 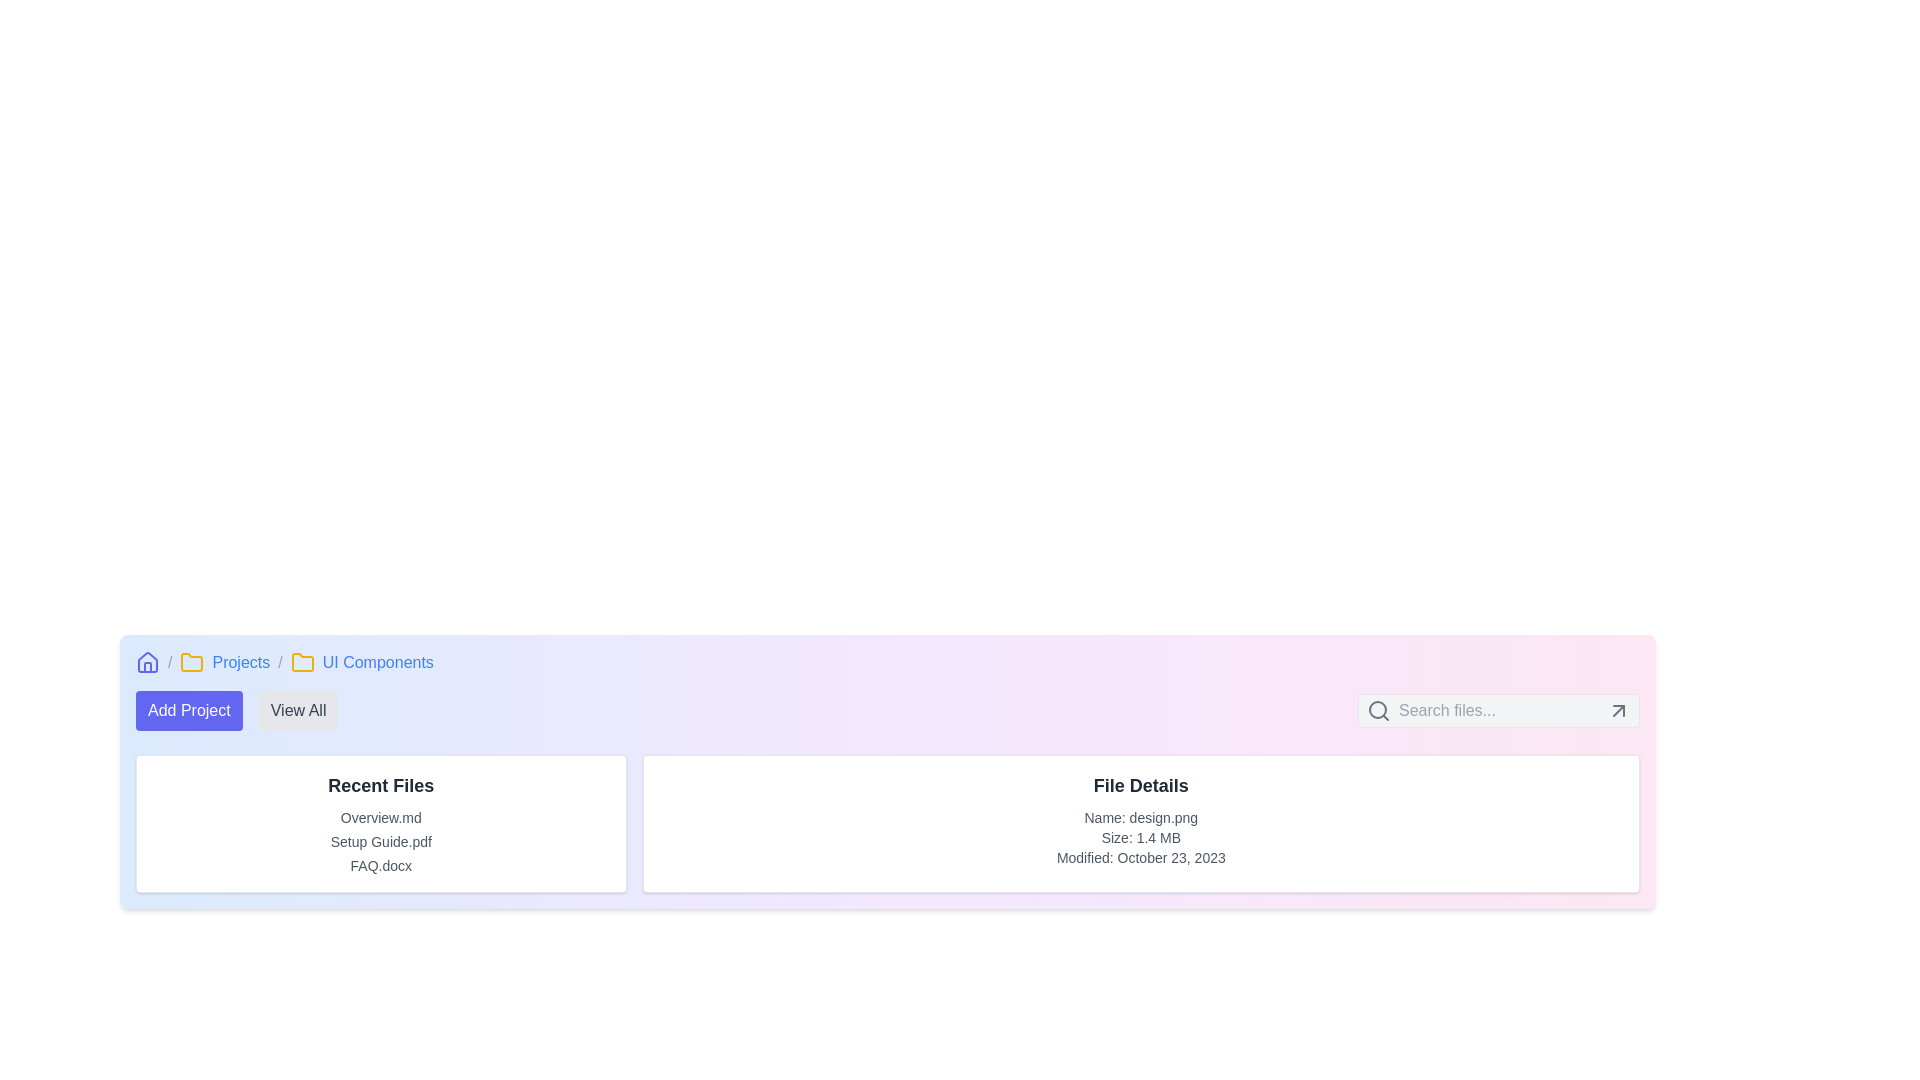 What do you see at coordinates (1618, 709) in the screenshot?
I see `the small gray arrow icon located at the far right of the search bar in the top-right corner of the interface` at bounding box center [1618, 709].